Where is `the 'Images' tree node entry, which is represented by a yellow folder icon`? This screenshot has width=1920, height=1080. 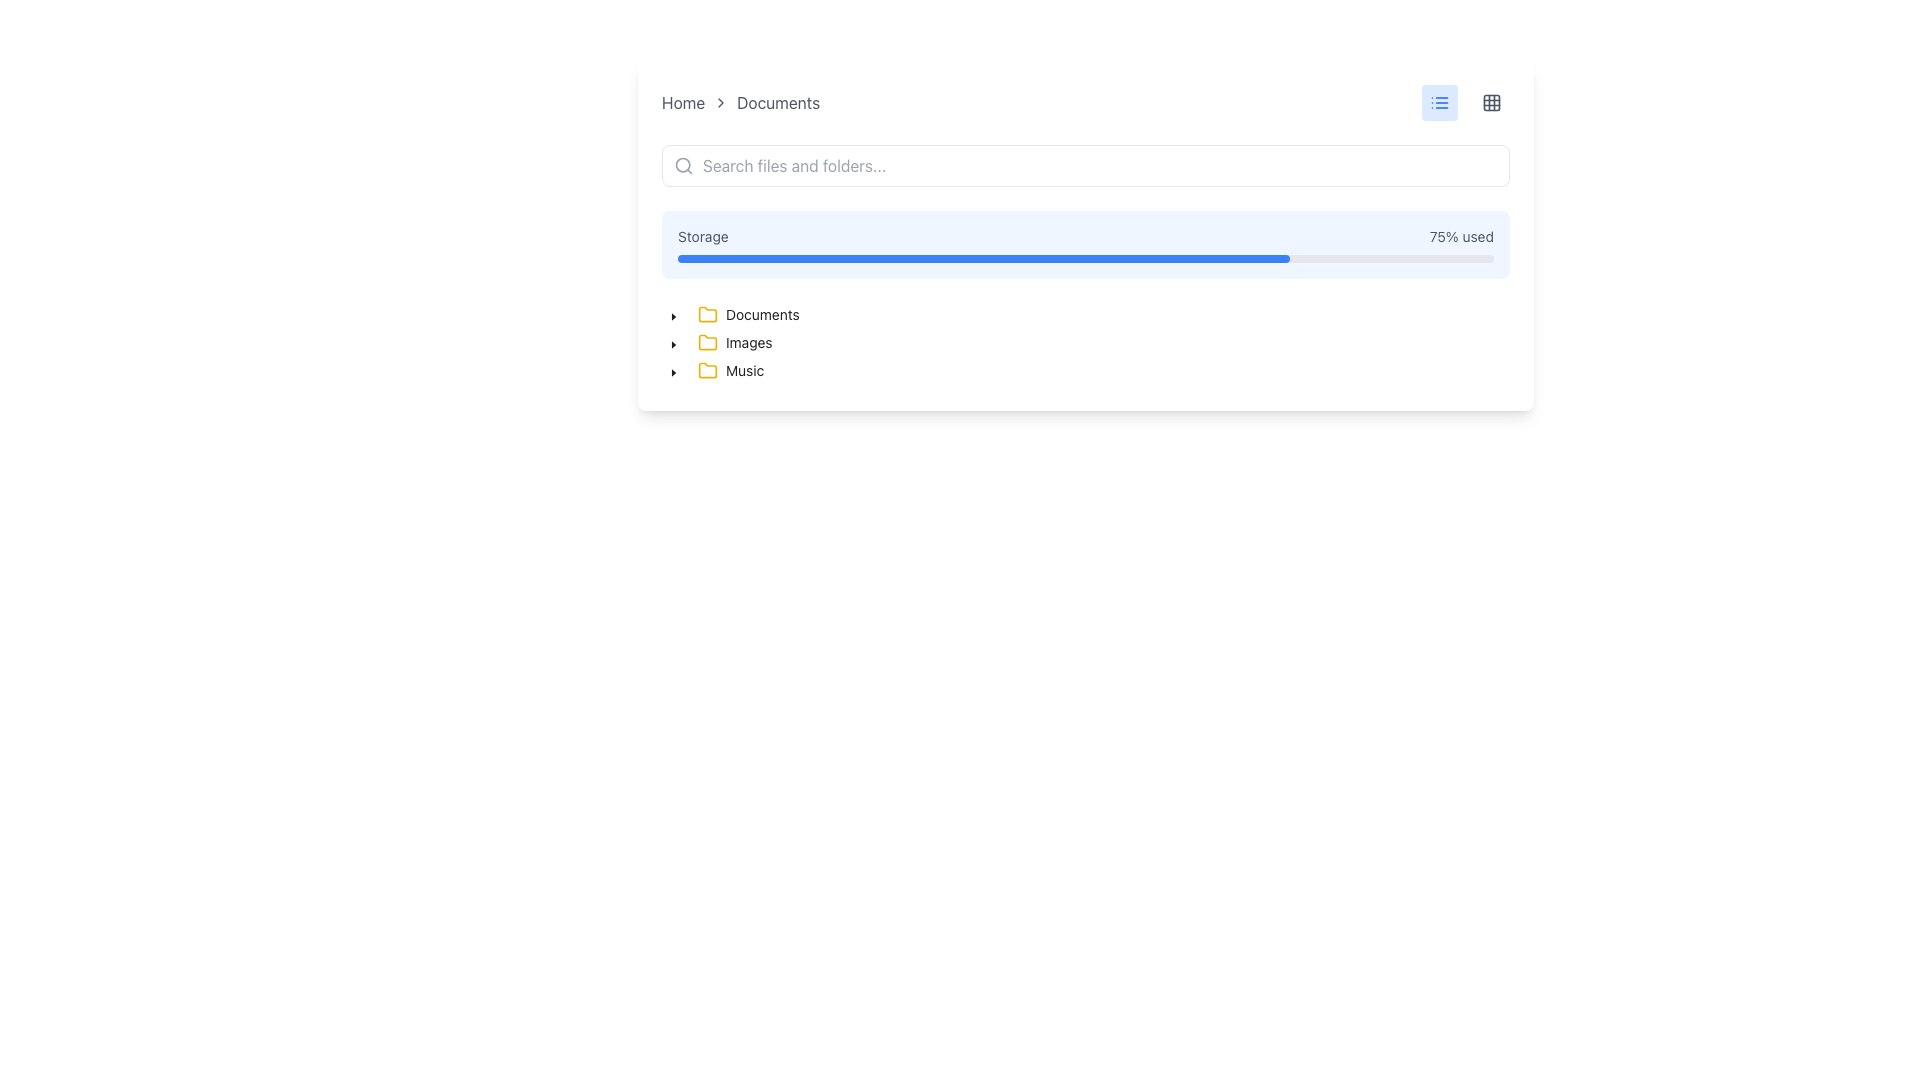 the 'Images' tree node entry, which is represented by a yellow folder icon is located at coordinates (734, 342).